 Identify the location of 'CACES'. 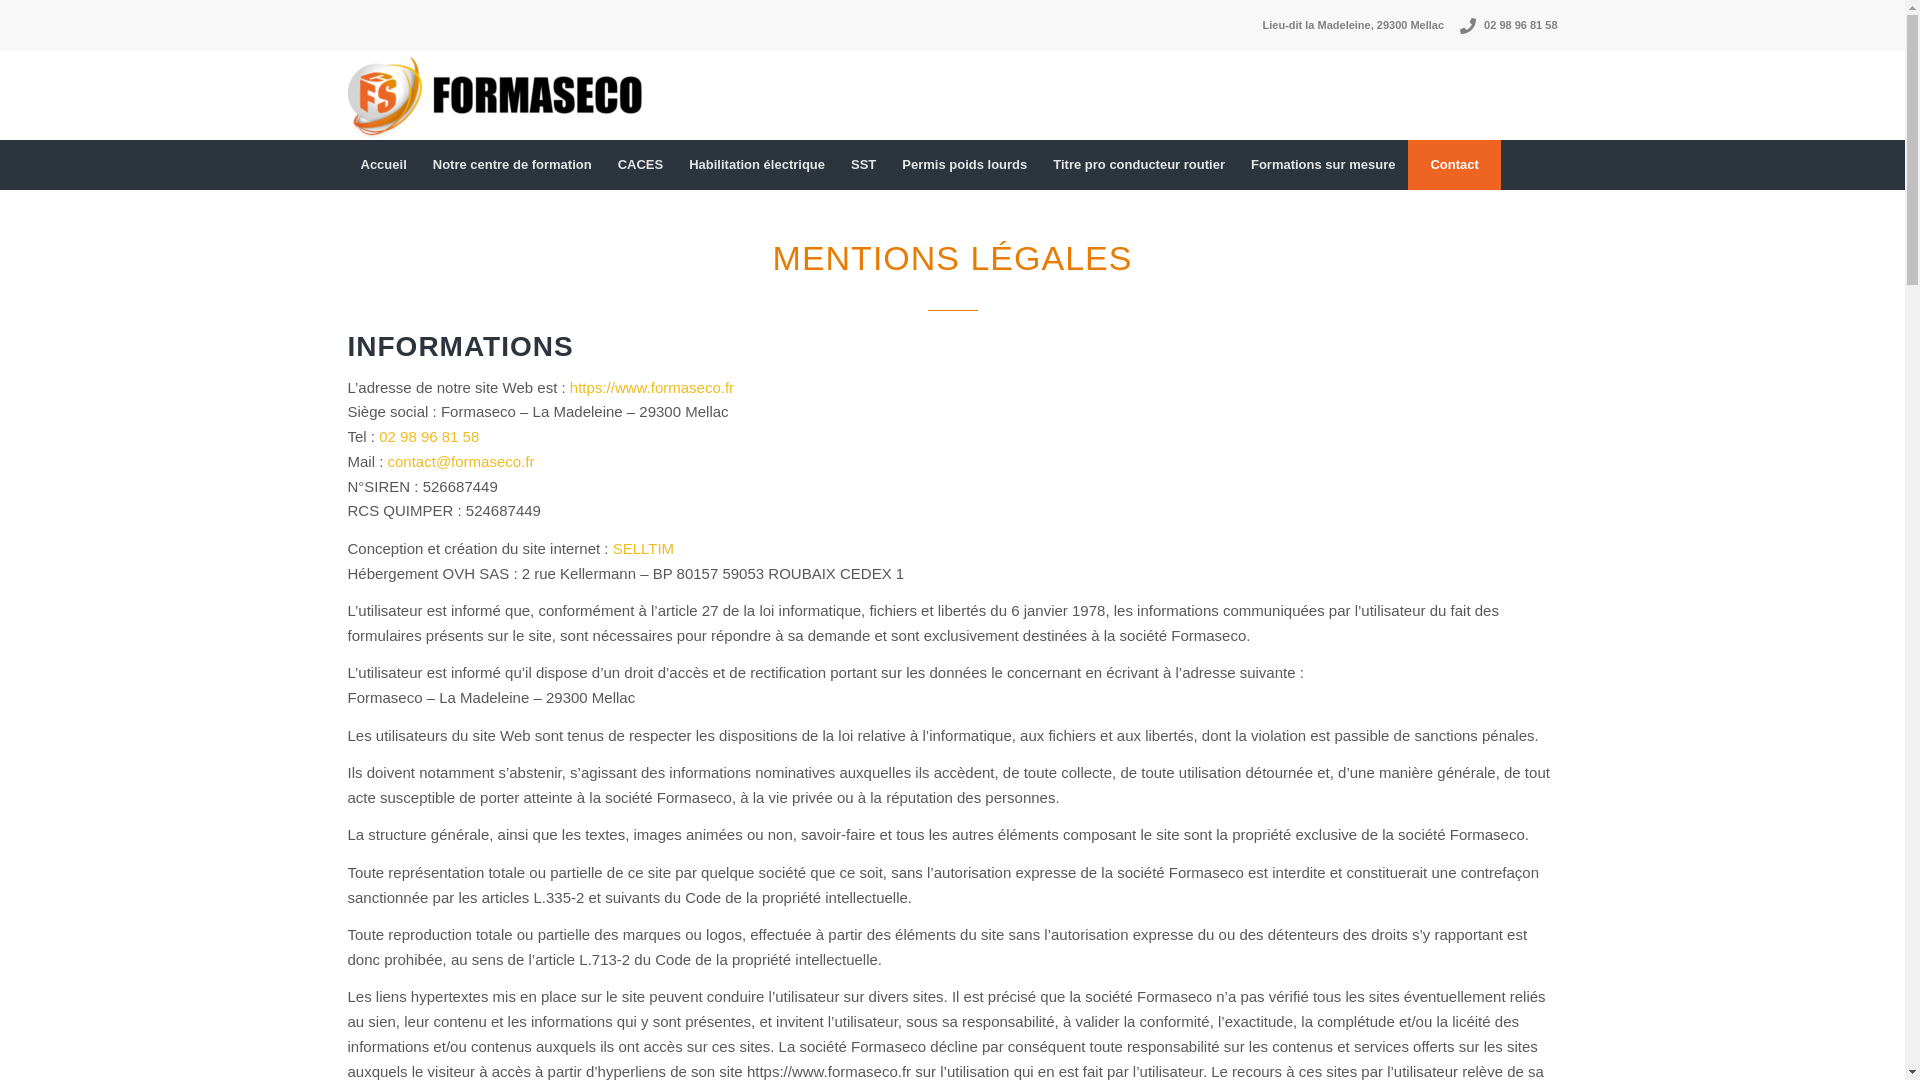
(641, 164).